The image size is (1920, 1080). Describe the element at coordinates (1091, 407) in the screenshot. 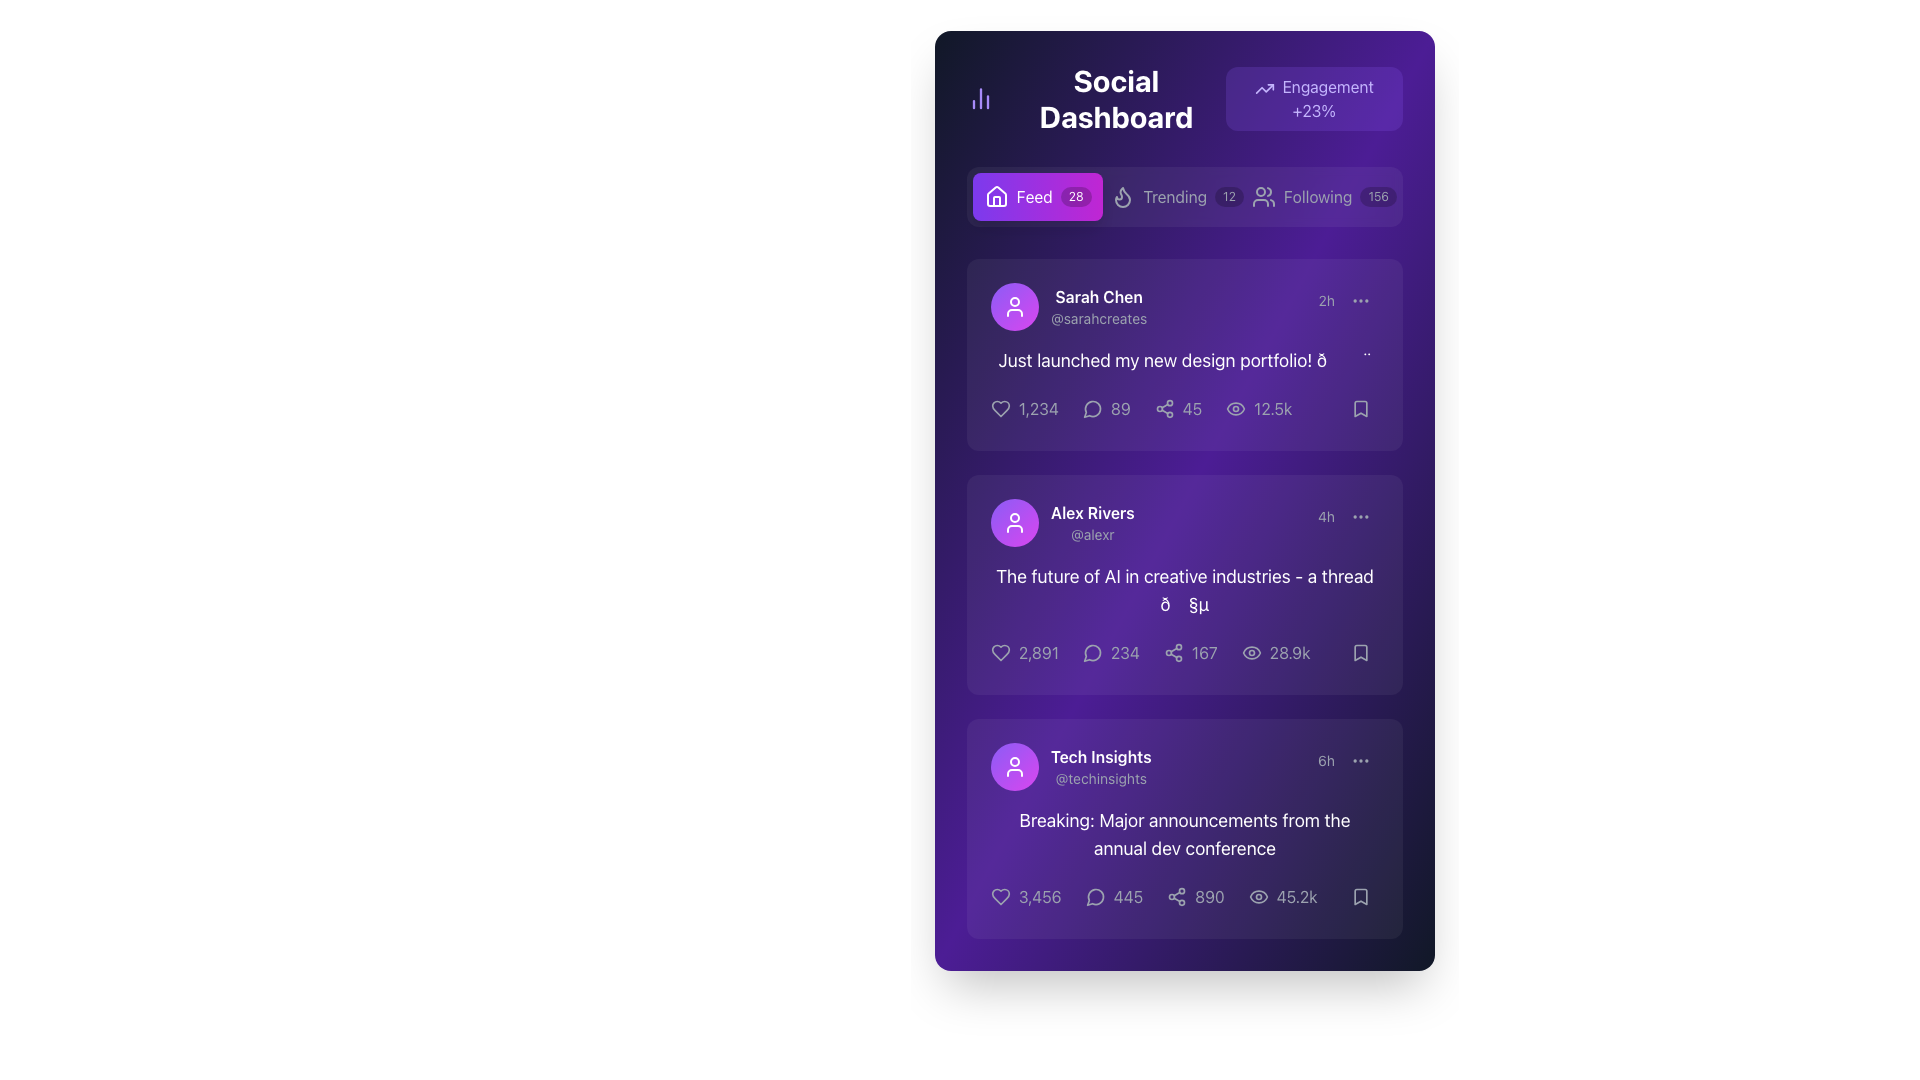

I see `the circular message bubble icon that is outlined and hollow, located to the left of the number '89'` at that location.